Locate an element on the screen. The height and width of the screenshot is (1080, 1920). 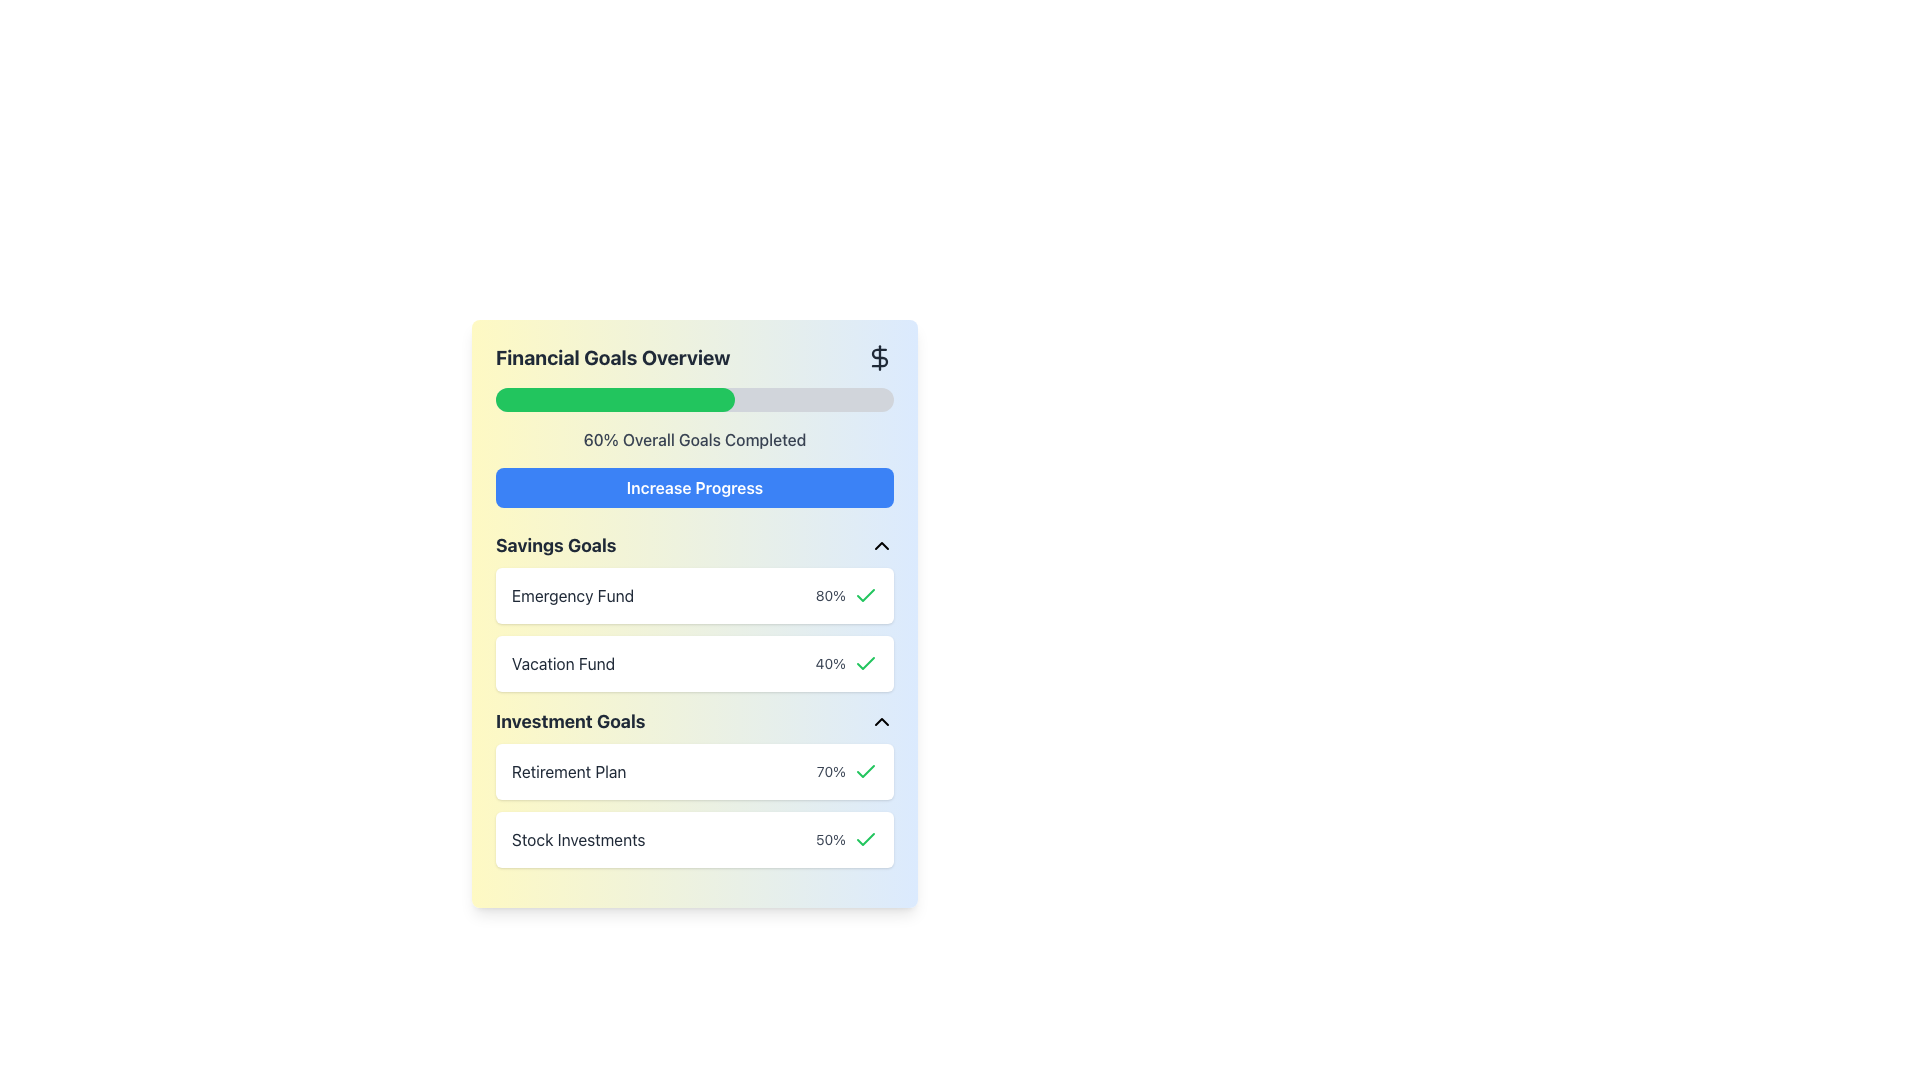
the static success icon indicating the completion of the 'Stock Investments' entry, positioned at the far right of the row containing '50%' is located at coordinates (865, 840).